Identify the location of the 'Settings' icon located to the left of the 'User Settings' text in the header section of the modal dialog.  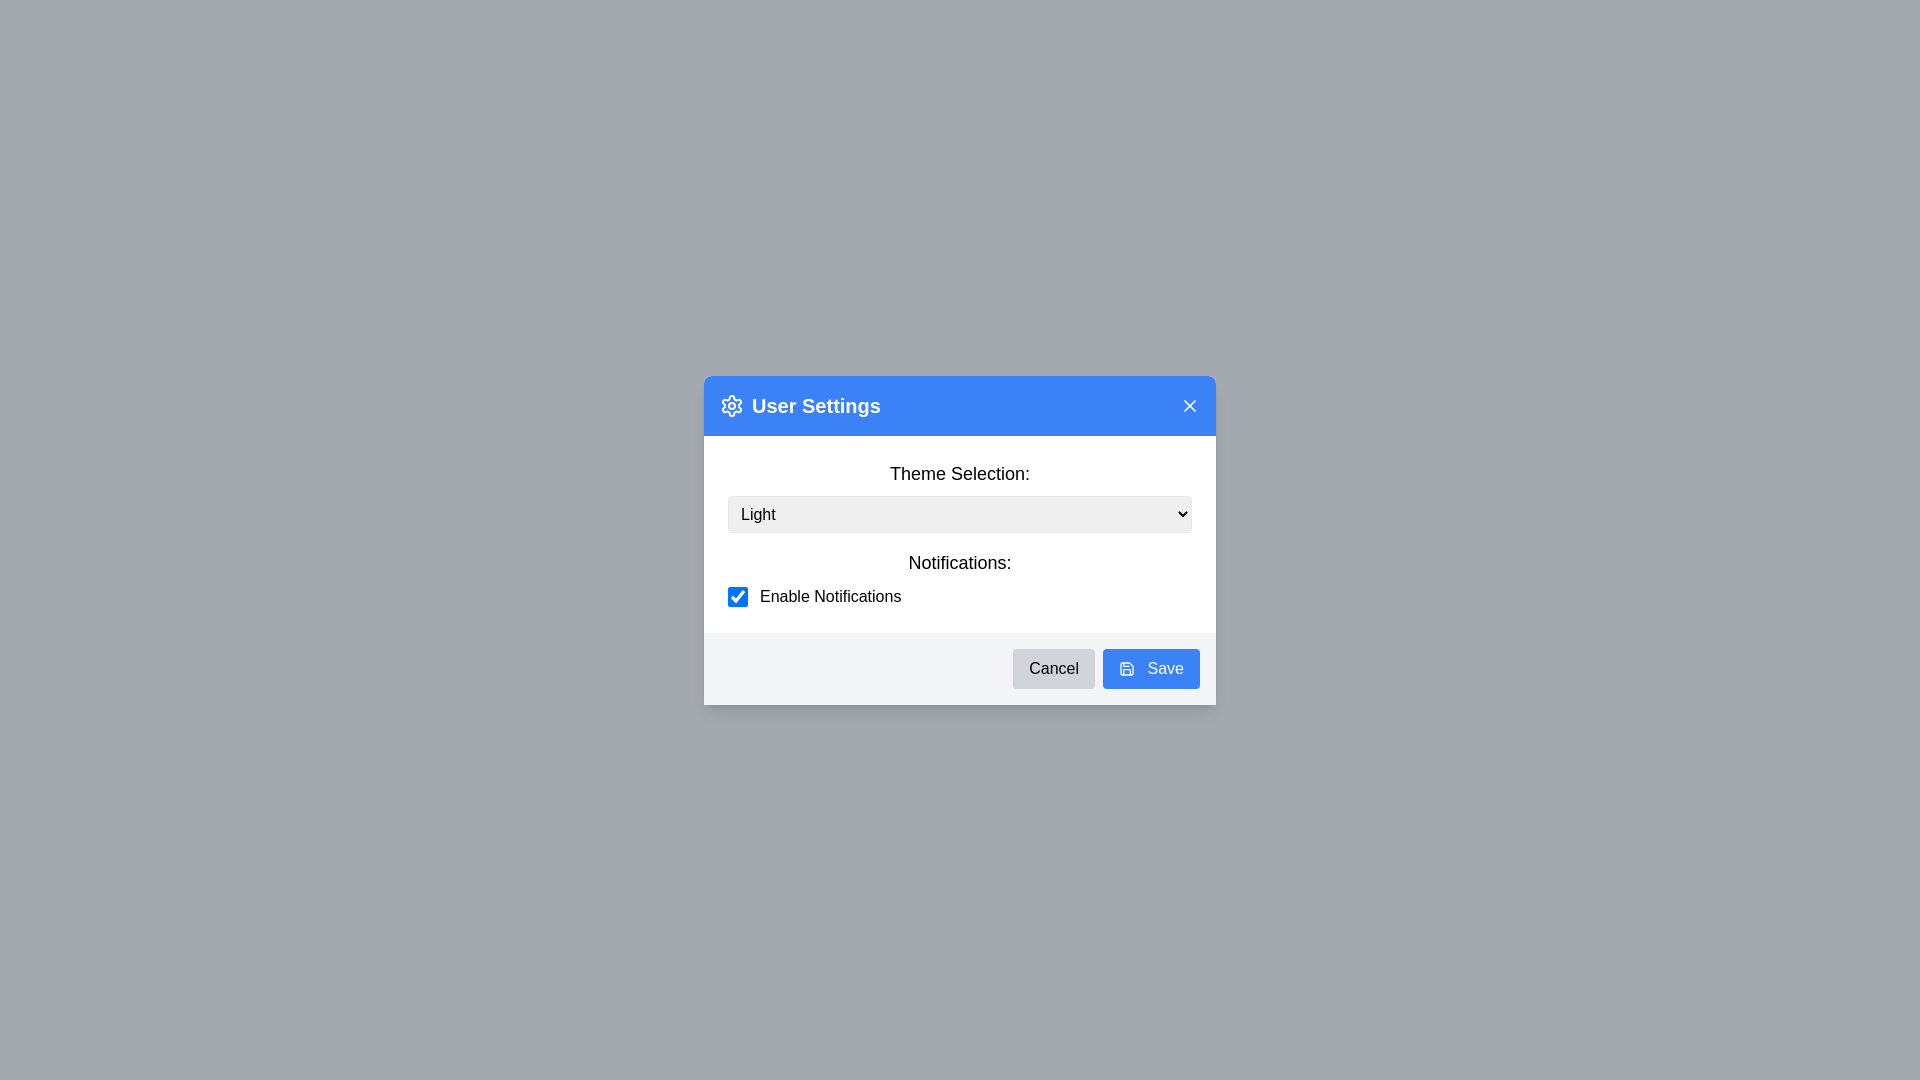
(730, 405).